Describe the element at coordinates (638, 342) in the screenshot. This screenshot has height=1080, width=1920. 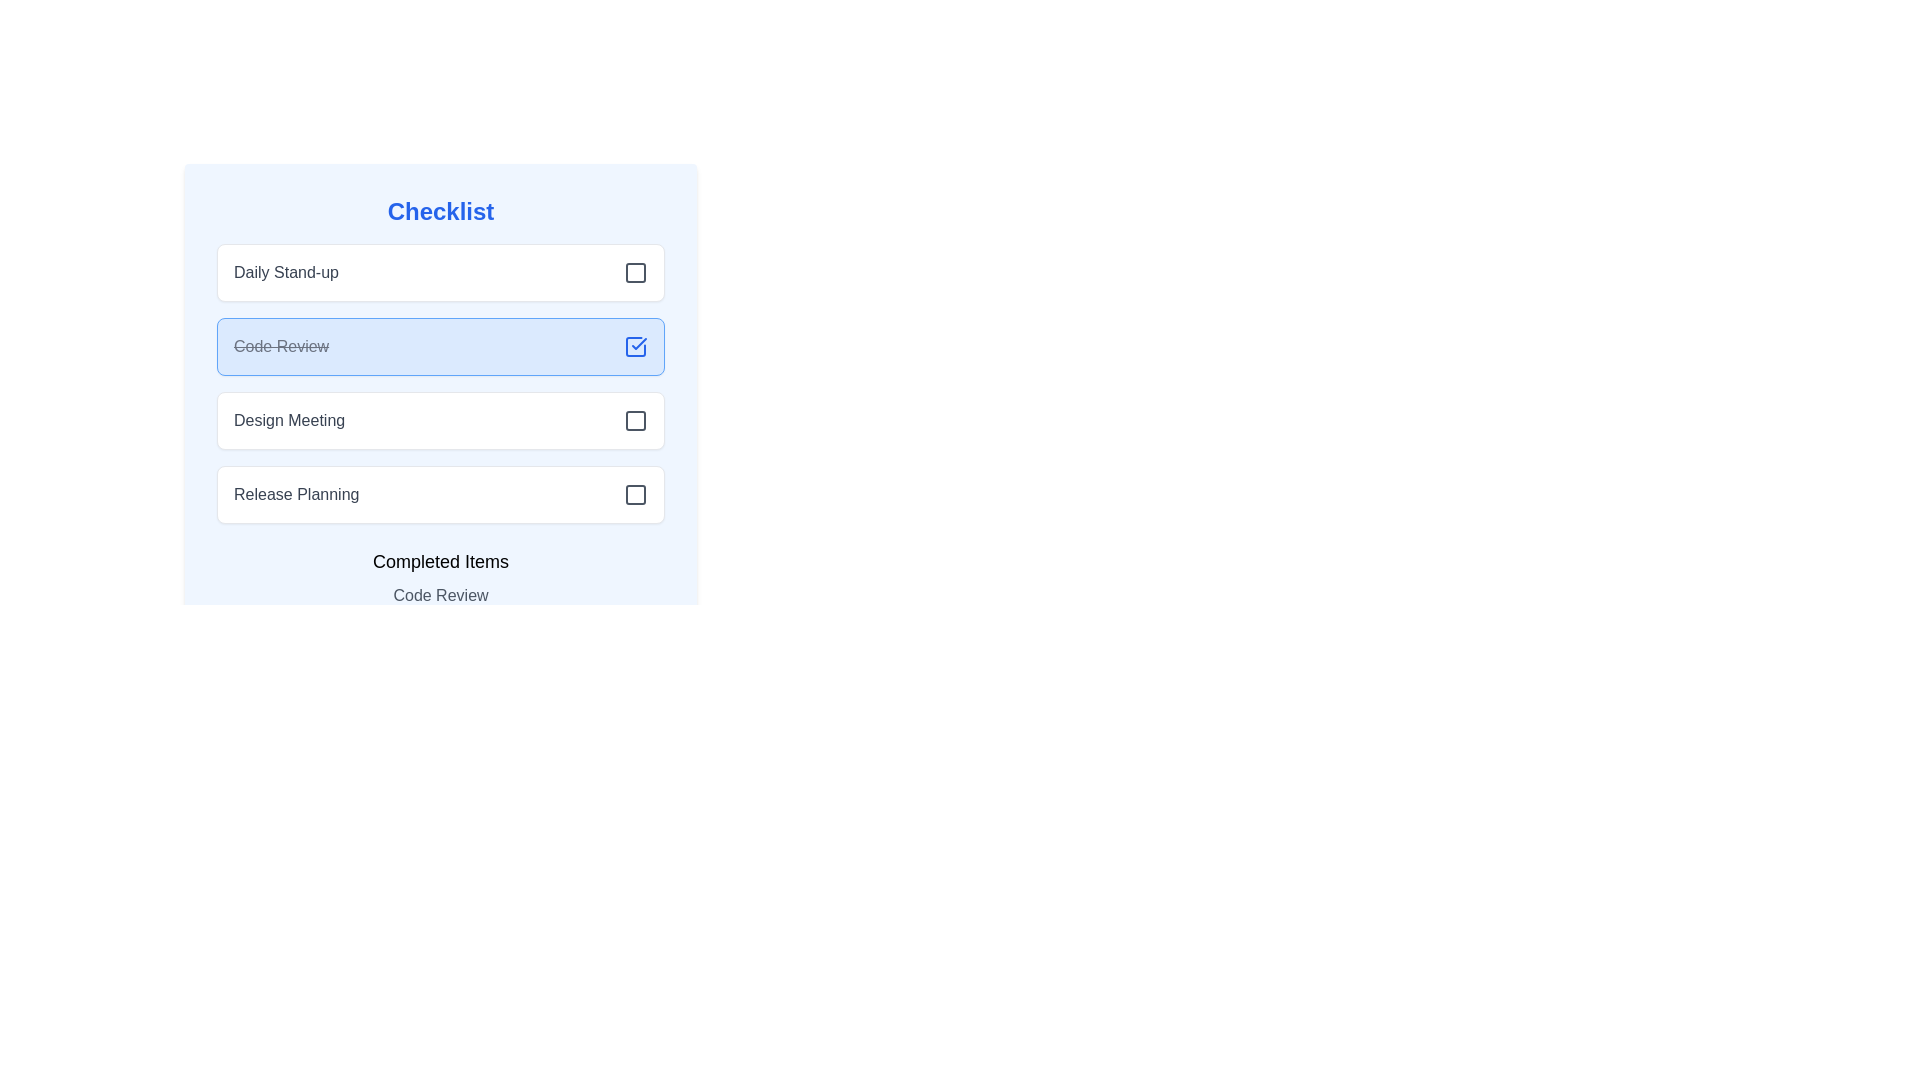
I see `the blue checkmark icon within the 'Code Review' checklist item, located at the rightmost position of the entry` at that location.